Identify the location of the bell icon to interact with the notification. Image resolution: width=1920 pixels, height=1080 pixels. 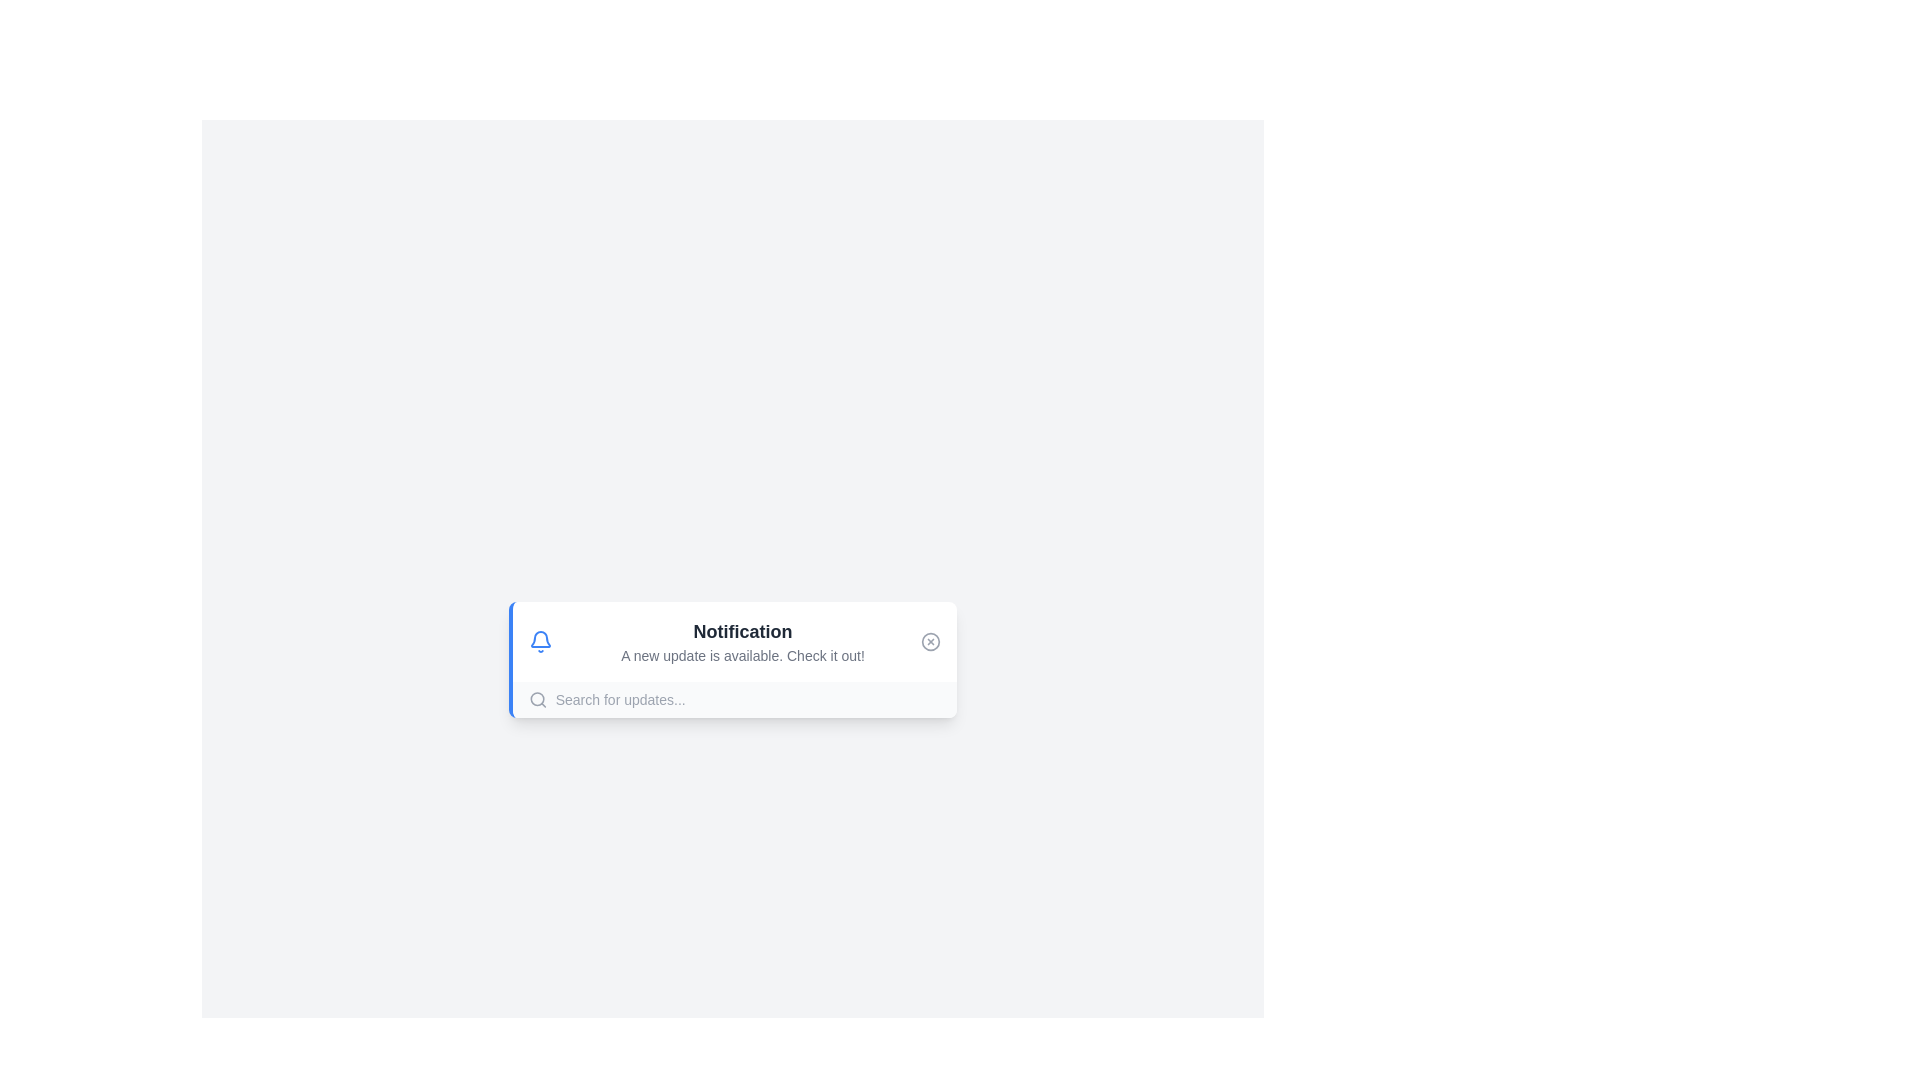
(541, 641).